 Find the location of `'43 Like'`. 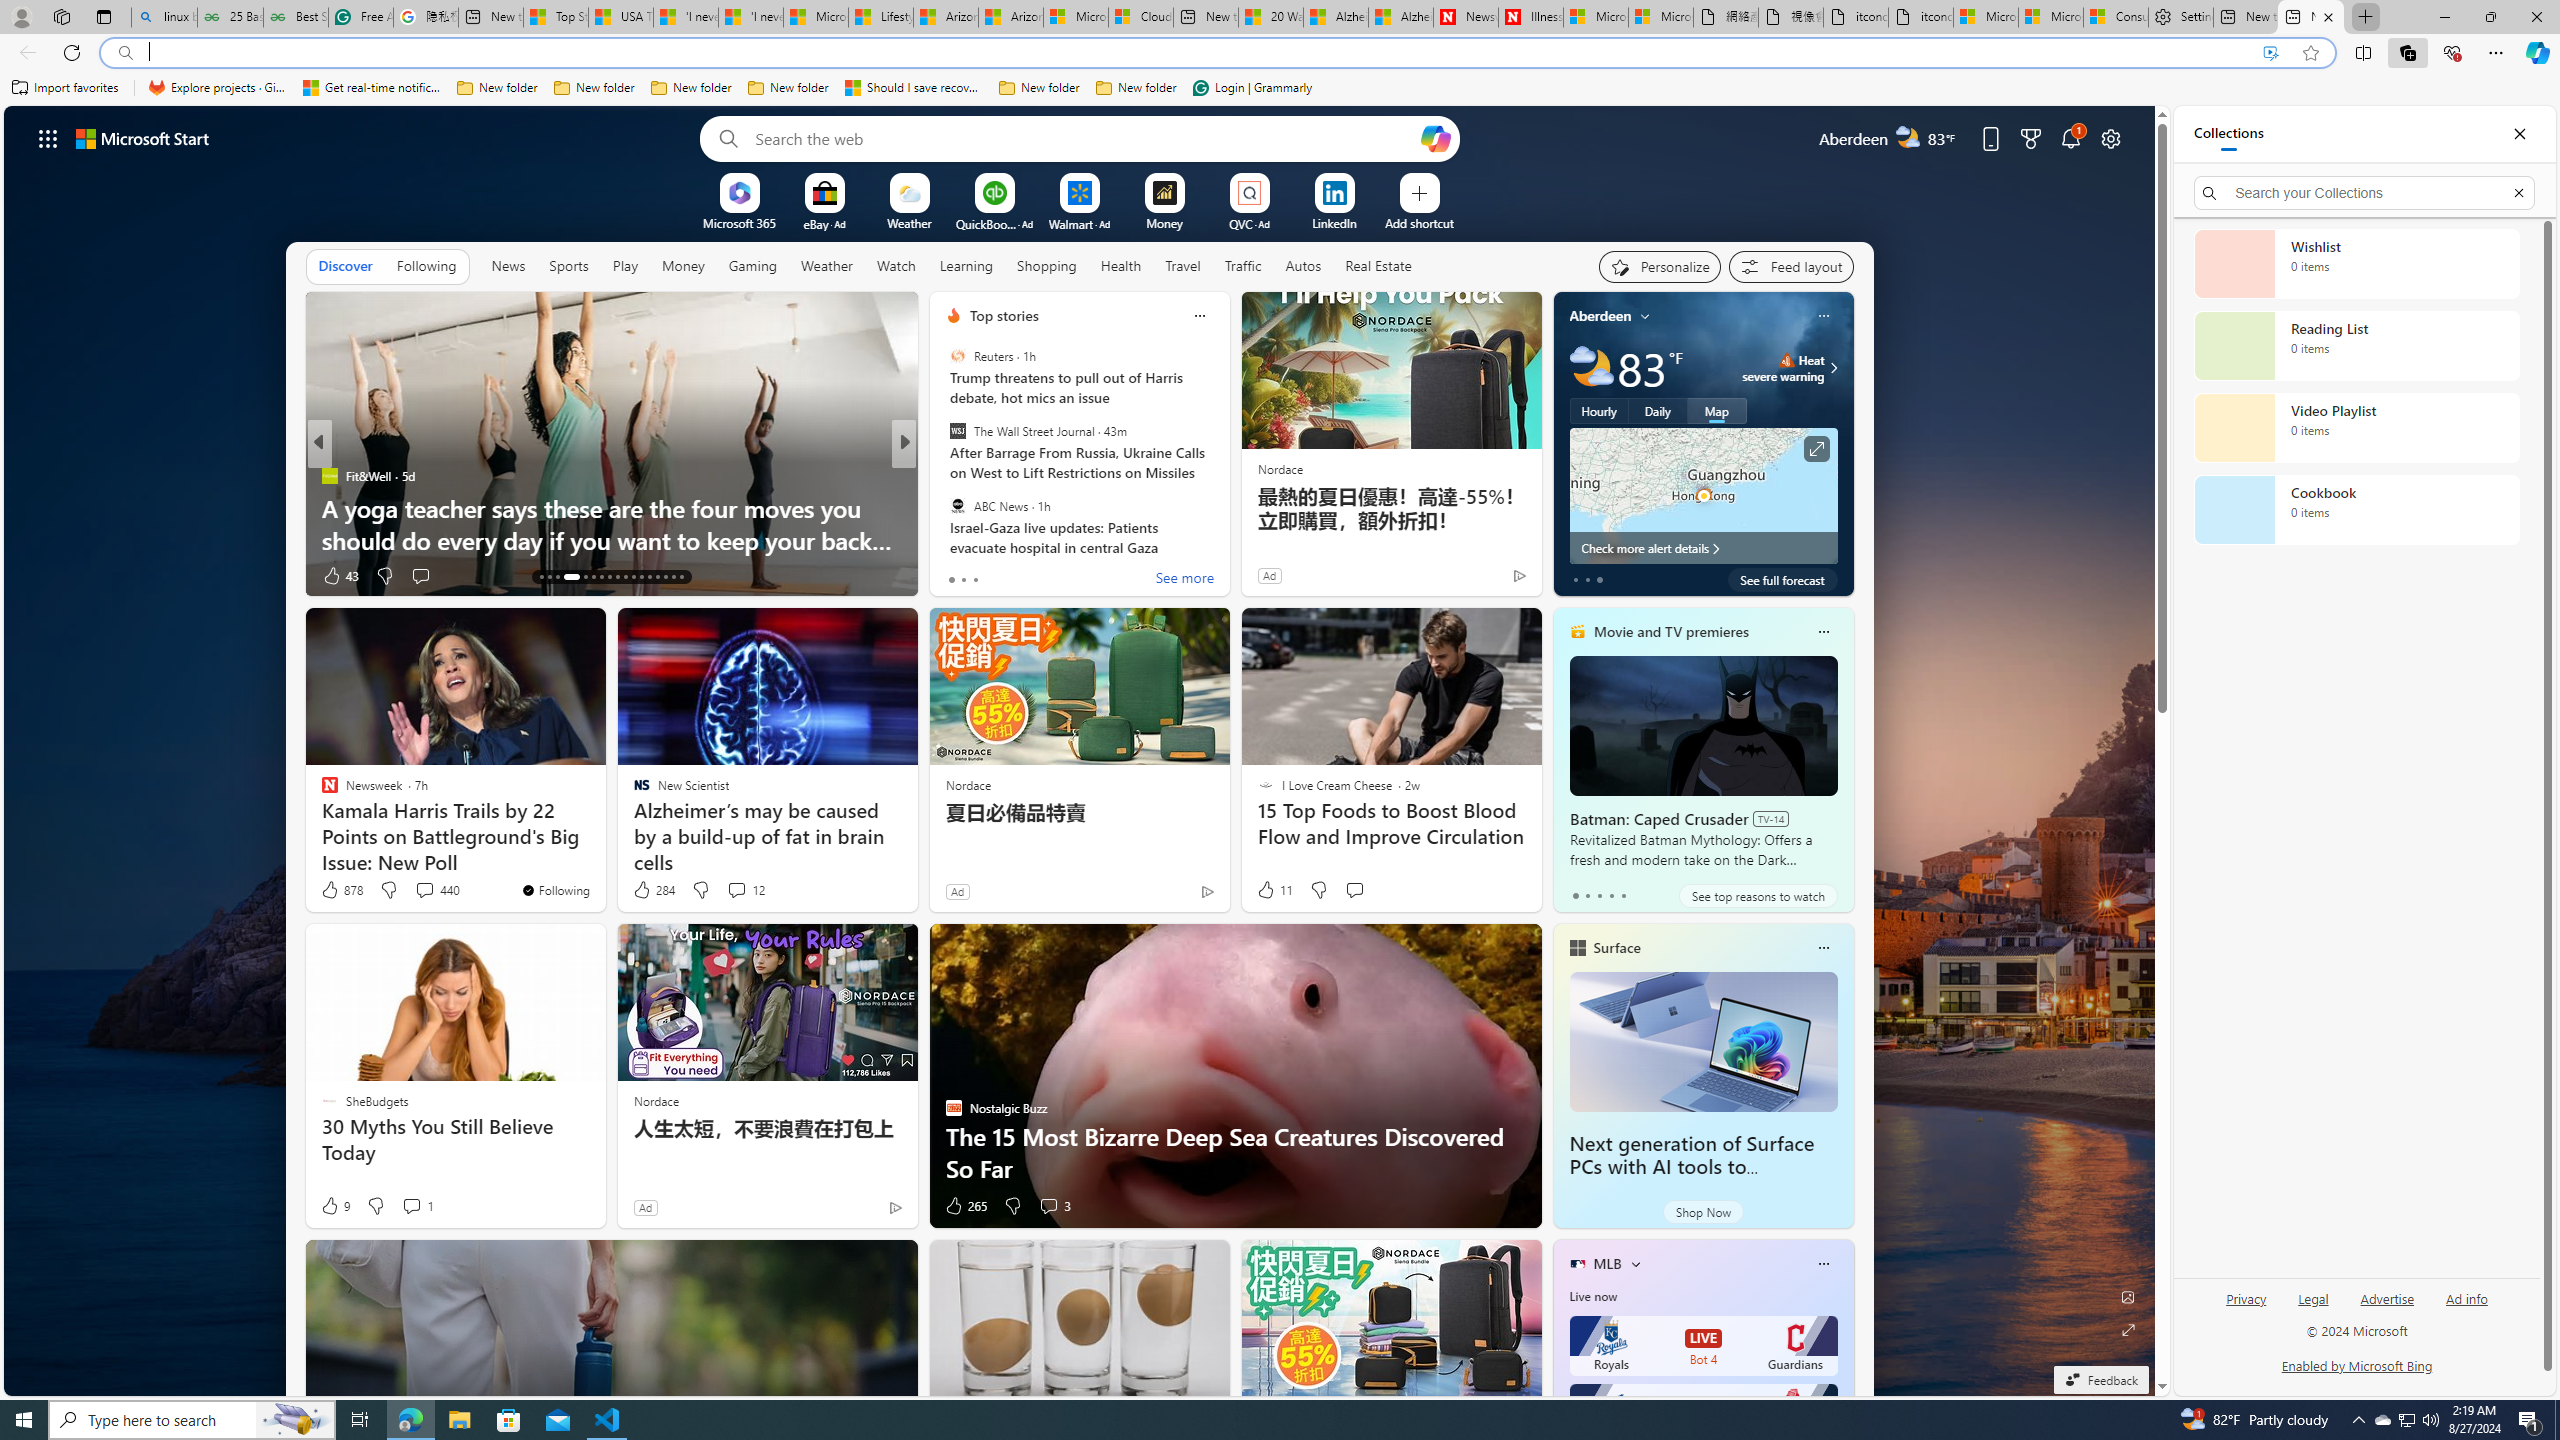

'43 Like' is located at coordinates (338, 575).